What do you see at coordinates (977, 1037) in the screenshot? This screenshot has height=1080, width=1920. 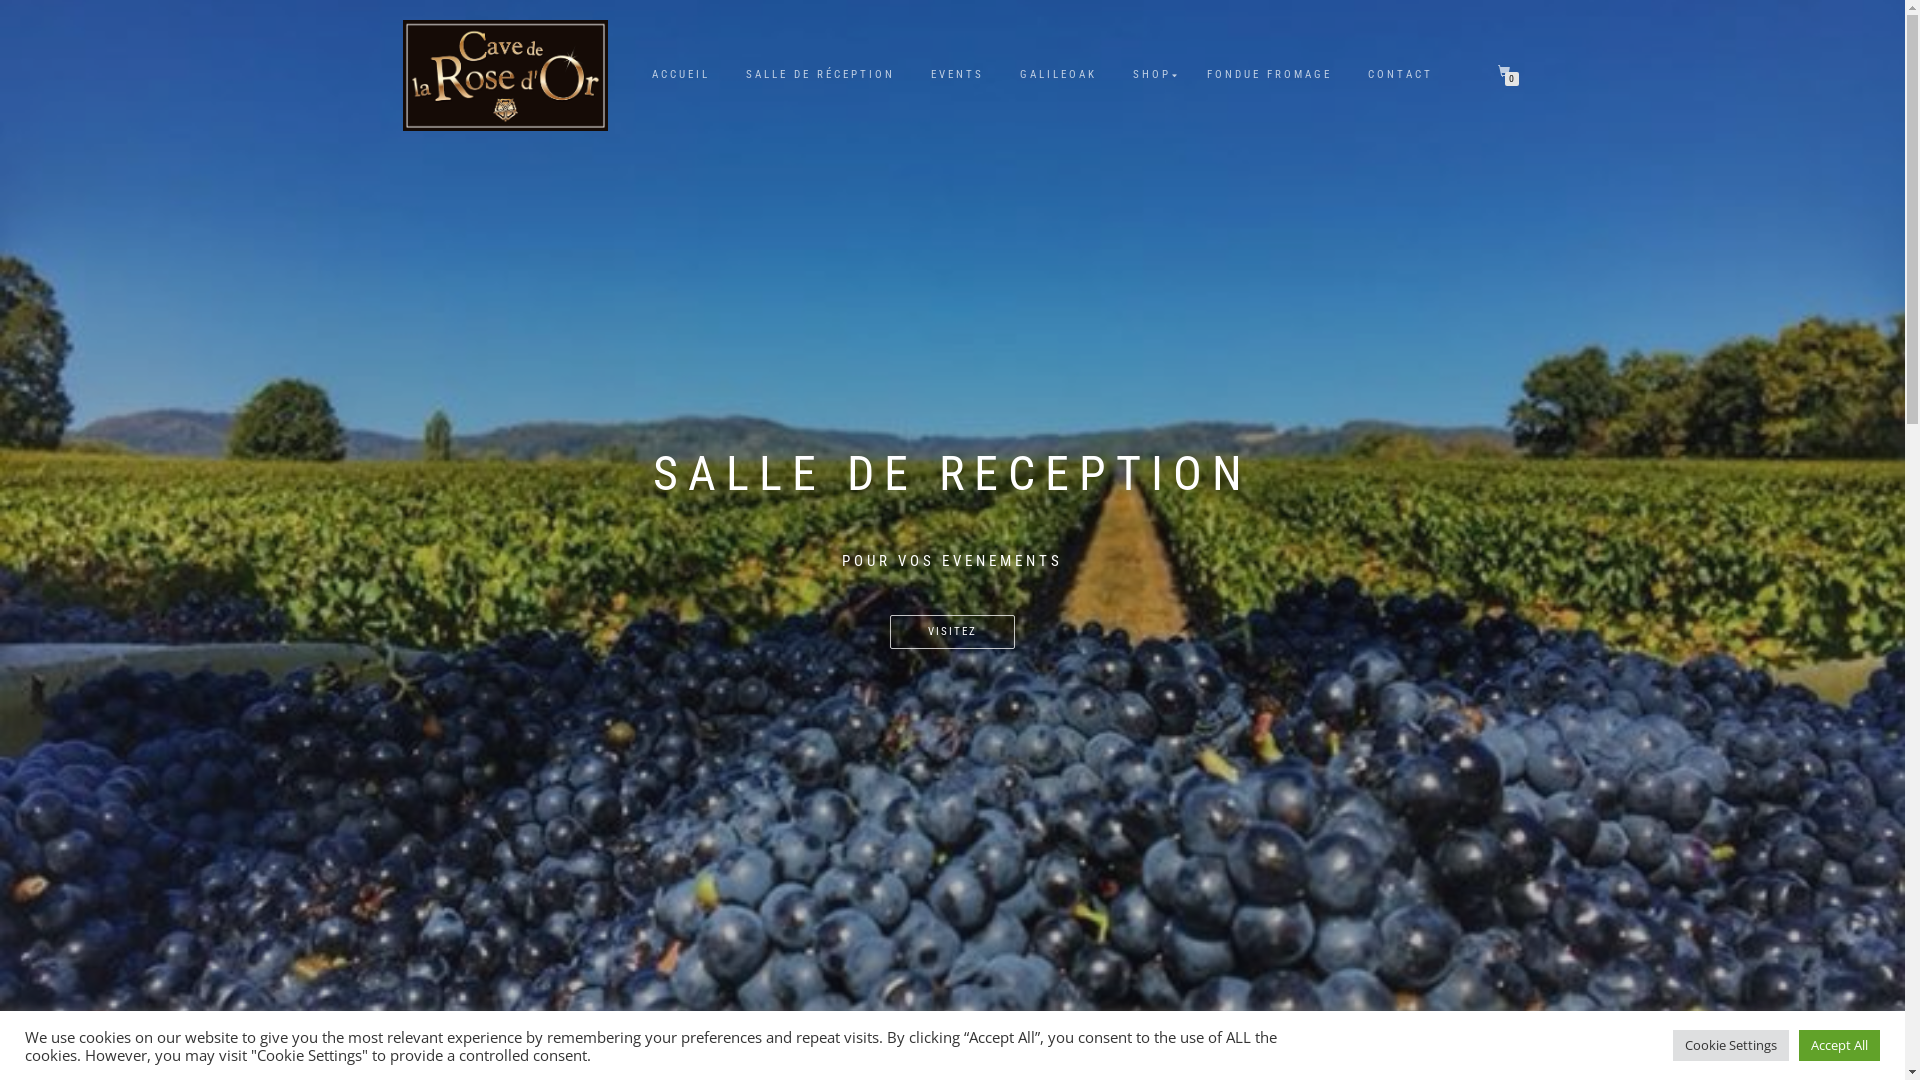 I see `'5'` at bounding box center [977, 1037].